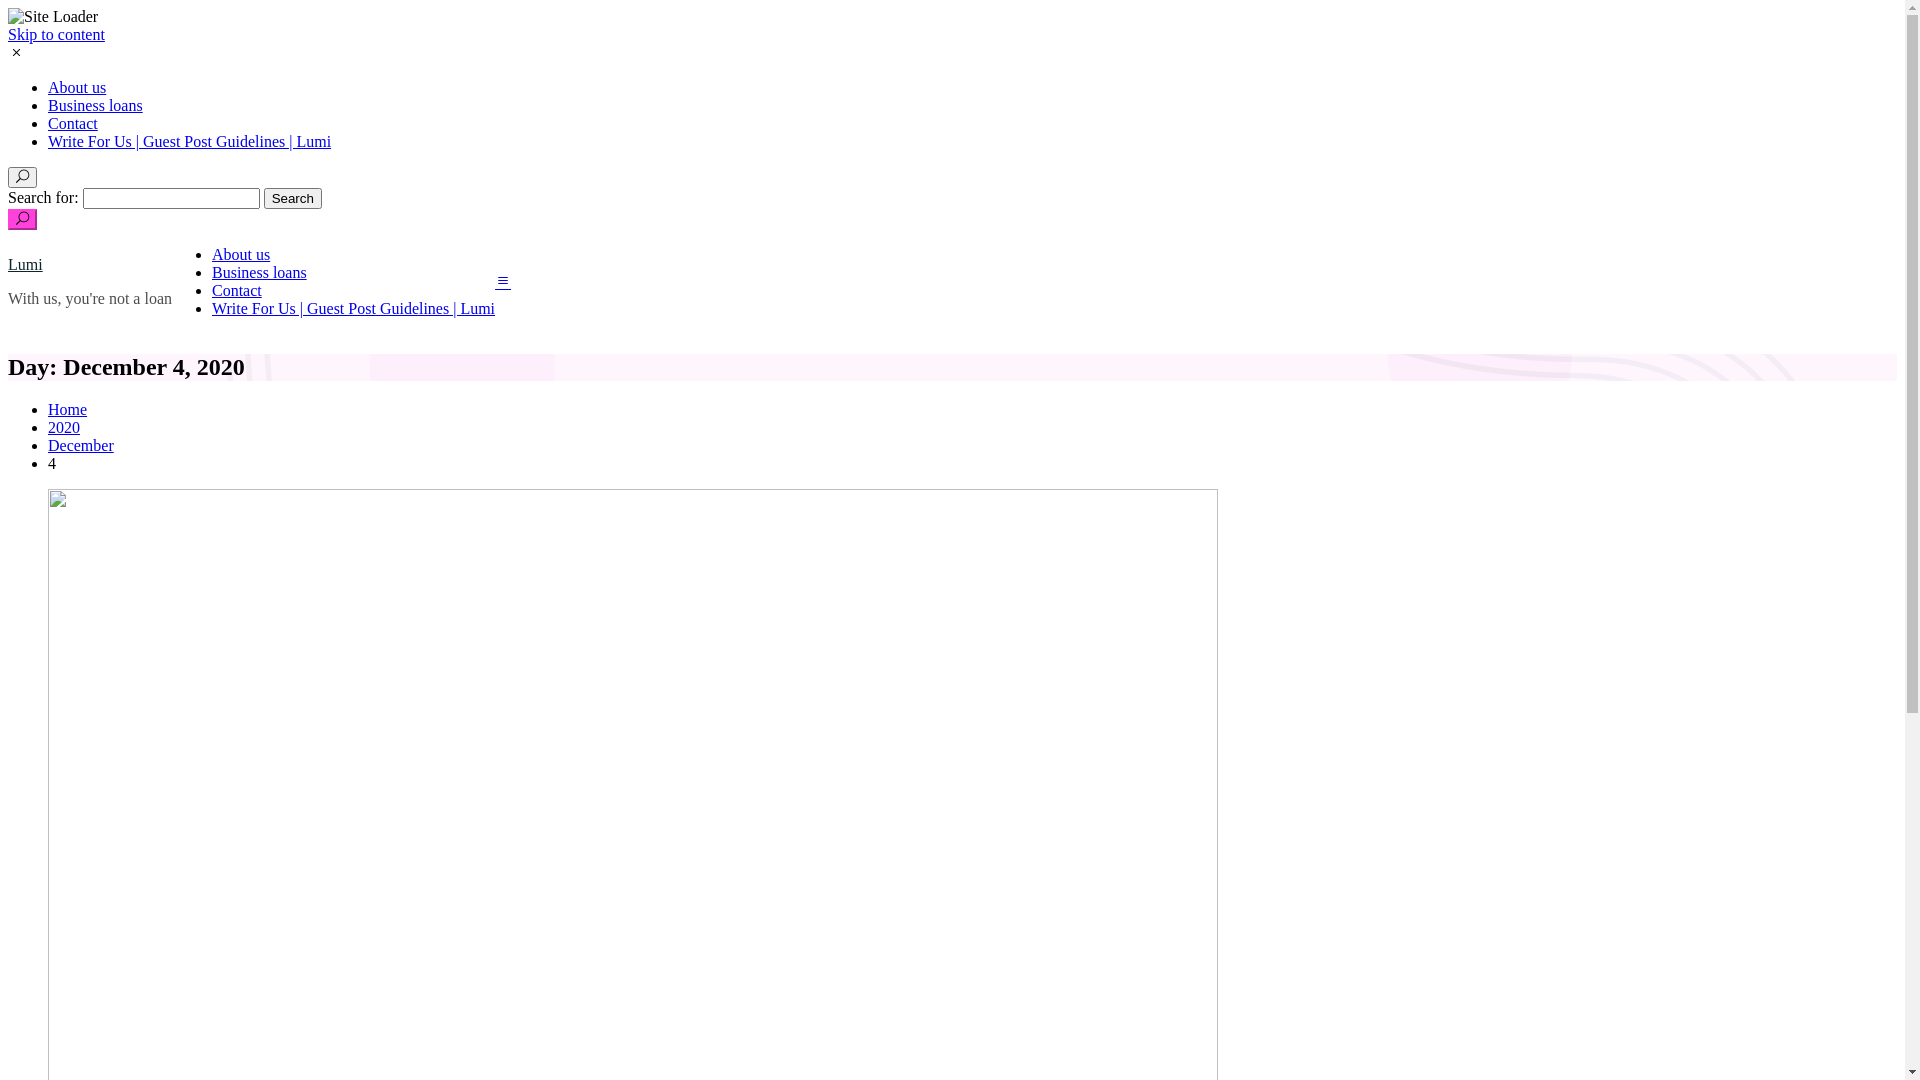 This screenshot has width=1920, height=1080. I want to click on '2020', so click(63, 426).